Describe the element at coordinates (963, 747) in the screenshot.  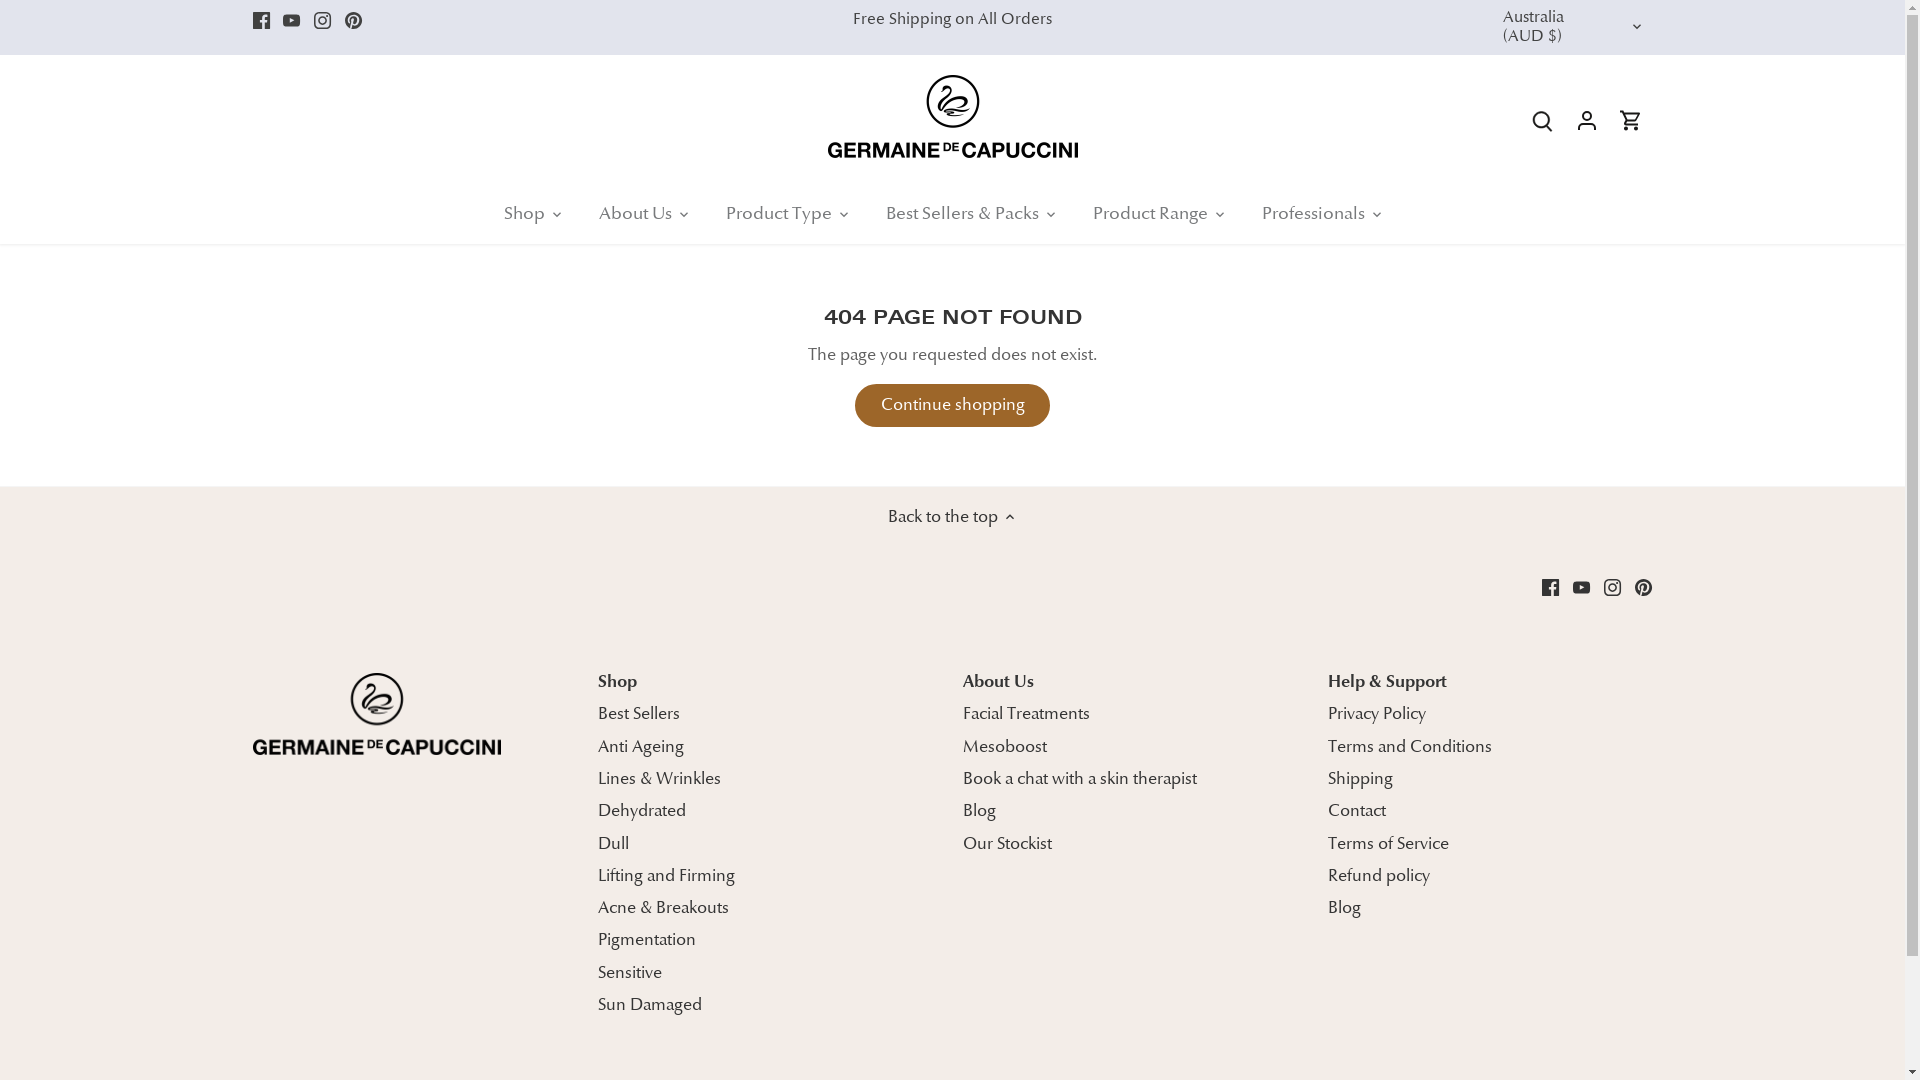
I see `'Mesoboost'` at that location.